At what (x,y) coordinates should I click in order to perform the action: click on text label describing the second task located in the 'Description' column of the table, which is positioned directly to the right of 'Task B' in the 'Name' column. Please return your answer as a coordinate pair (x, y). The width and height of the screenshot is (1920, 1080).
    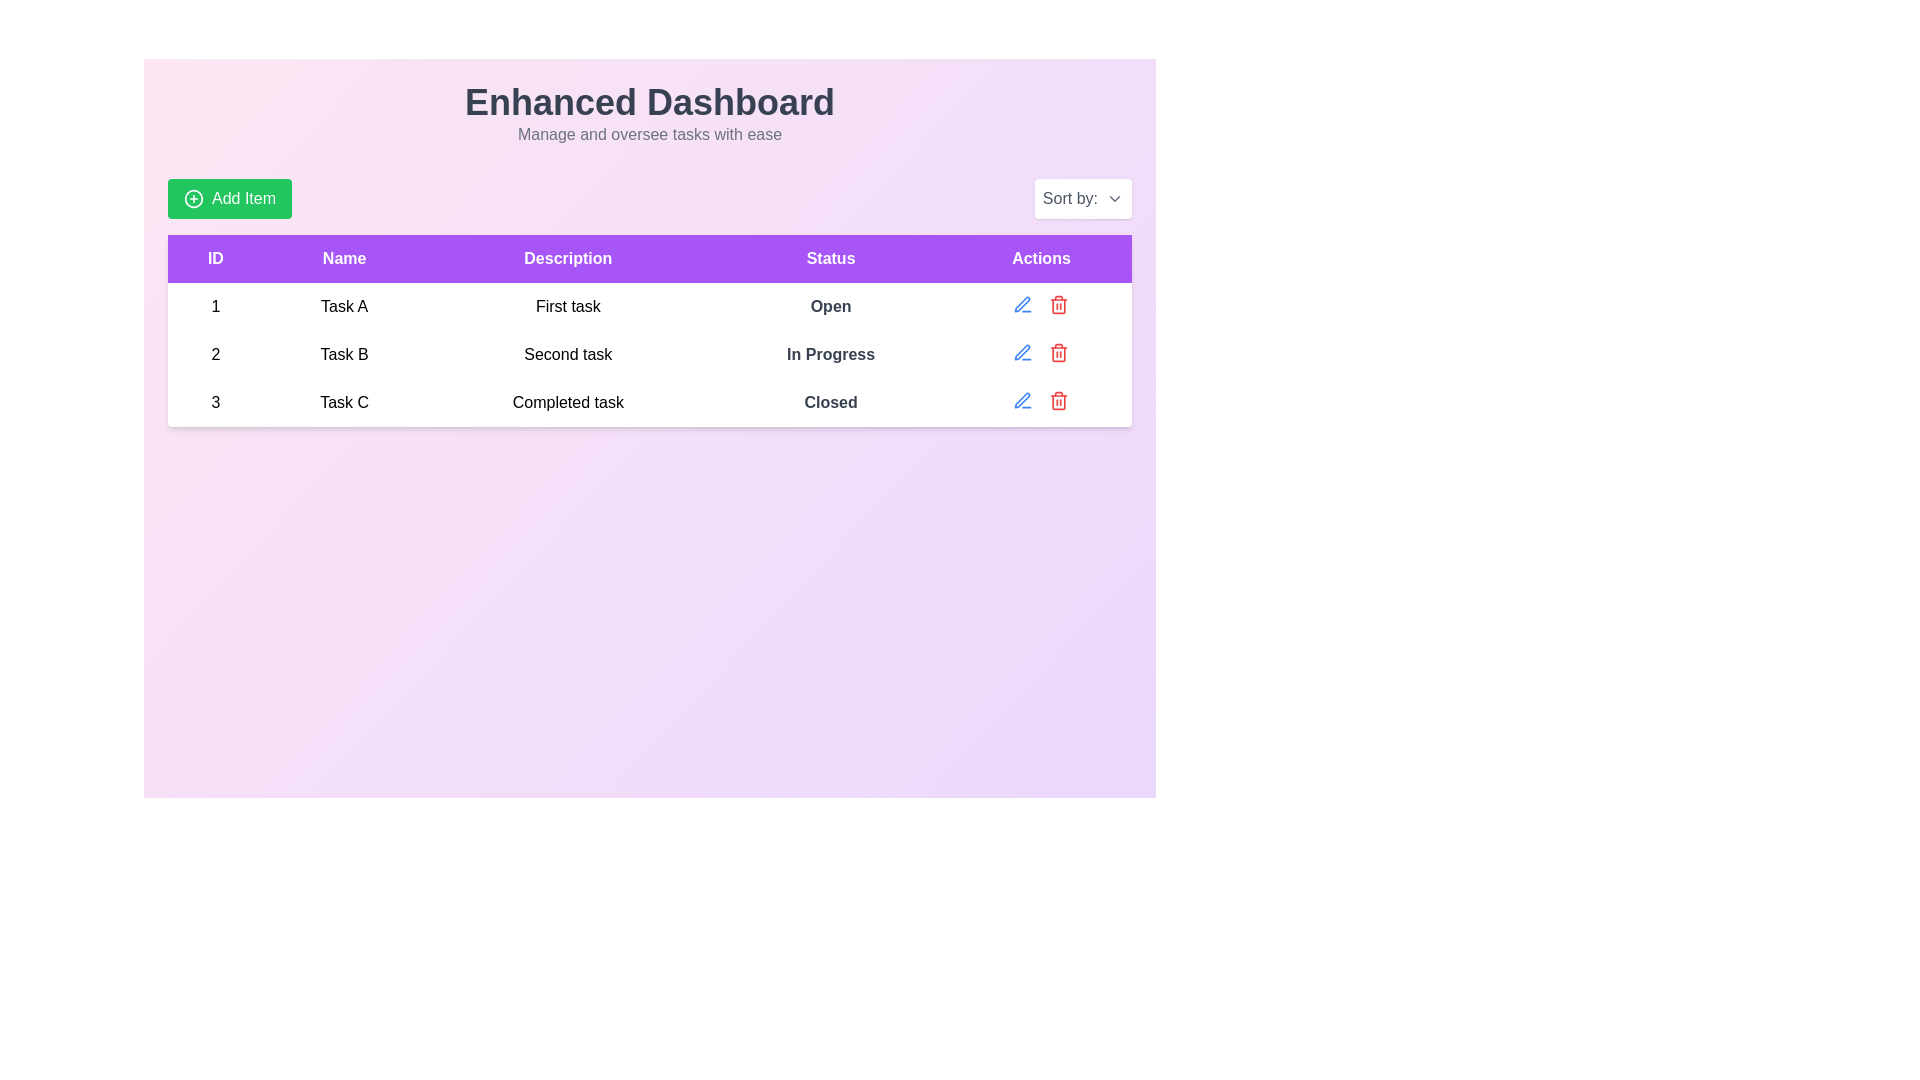
    Looking at the image, I should click on (567, 353).